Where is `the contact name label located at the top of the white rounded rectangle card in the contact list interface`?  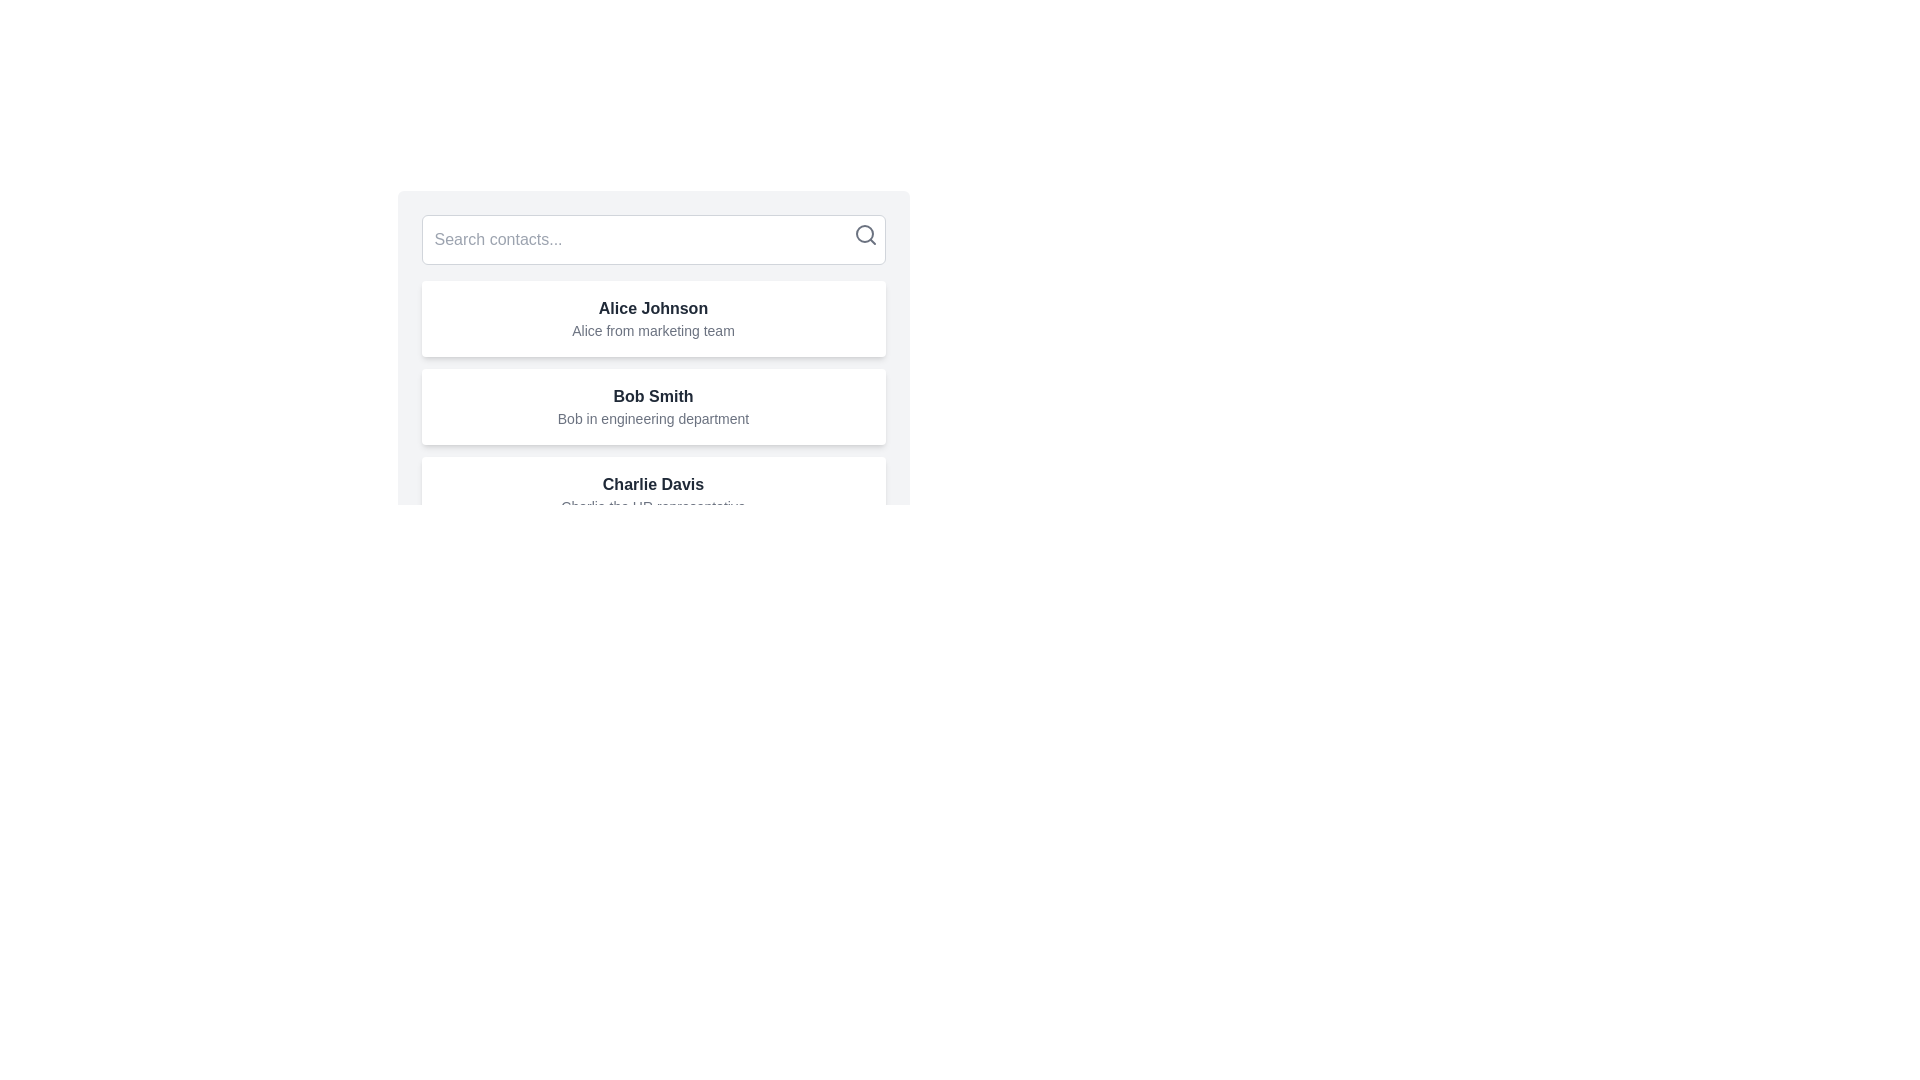
the contact name label located at the top of the white rounded rectangle card in the contact list interface is located at coordinates (653, 308).